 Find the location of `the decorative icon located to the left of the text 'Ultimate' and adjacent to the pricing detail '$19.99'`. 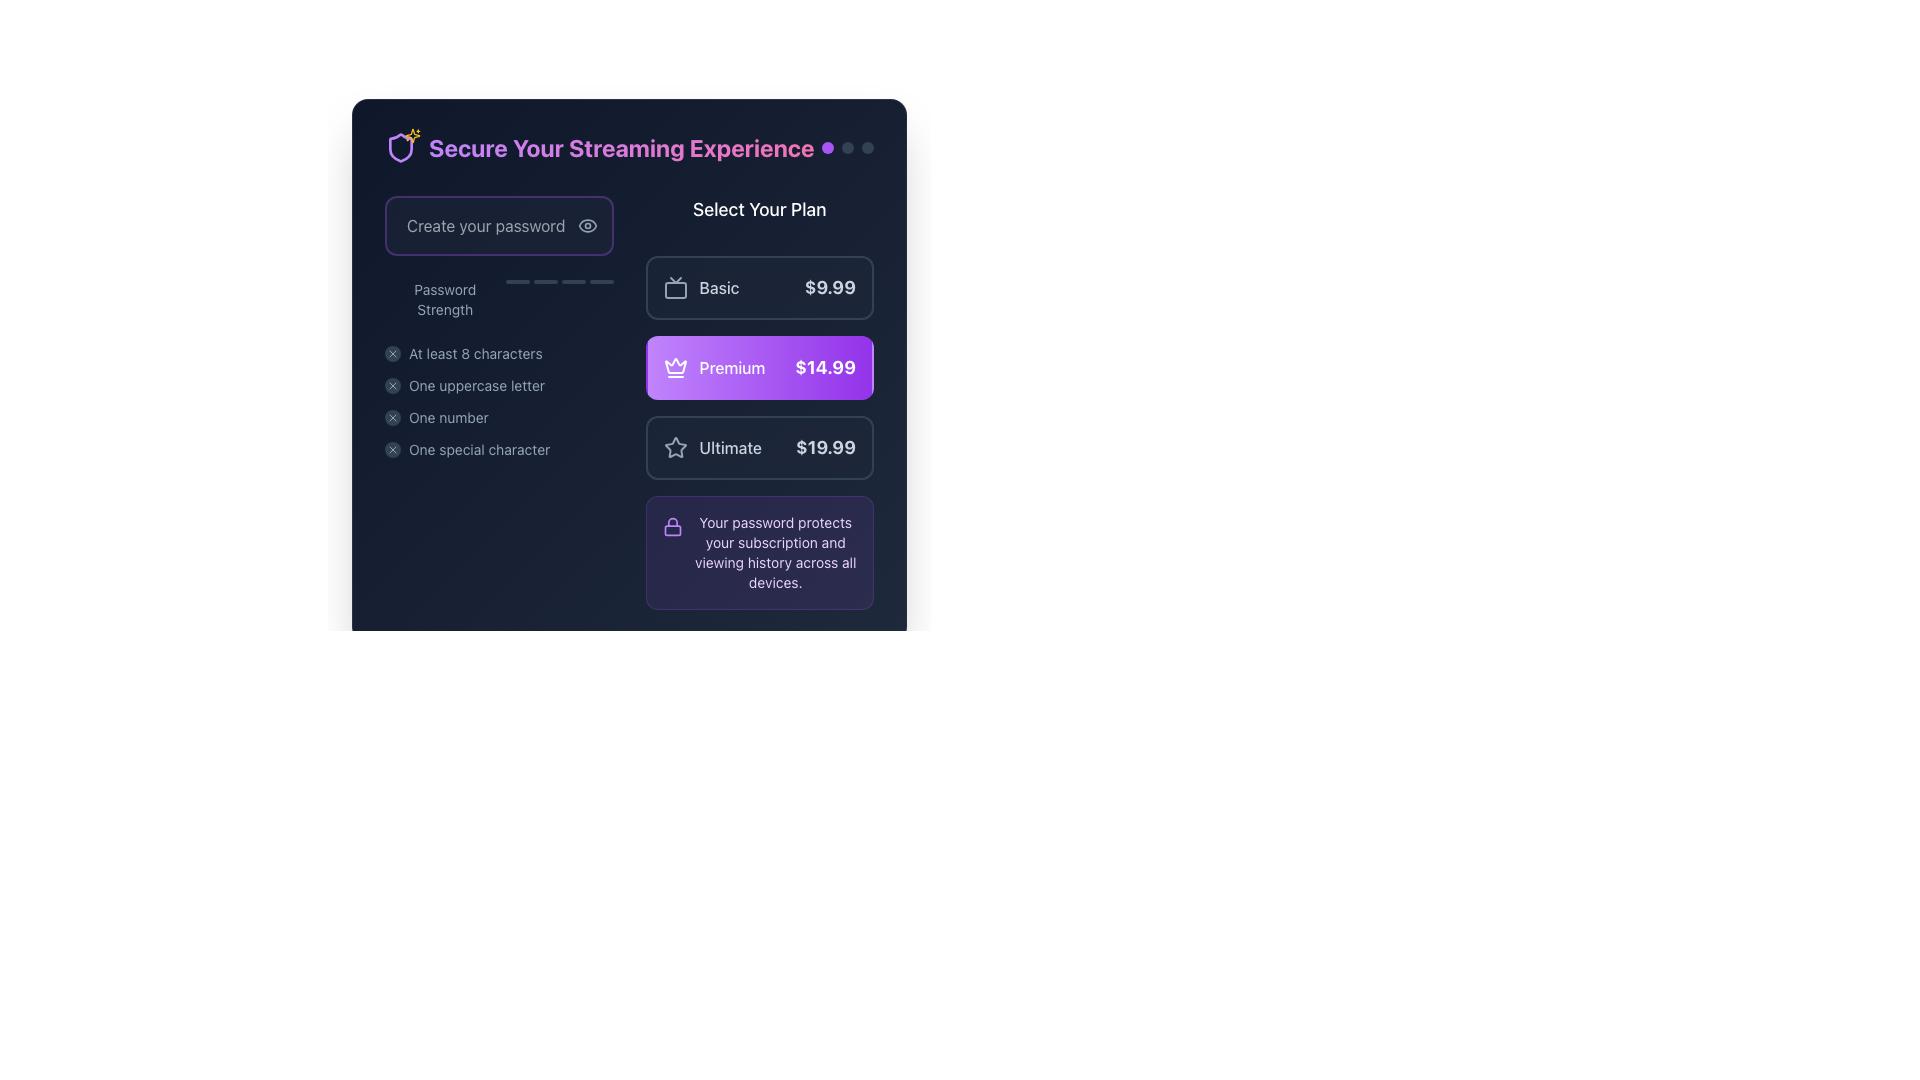

the decorative icon located to the left of the text 'Ultimate' and adjacent to the pricing detail '$19.99' is located at coordinates (675, 446).